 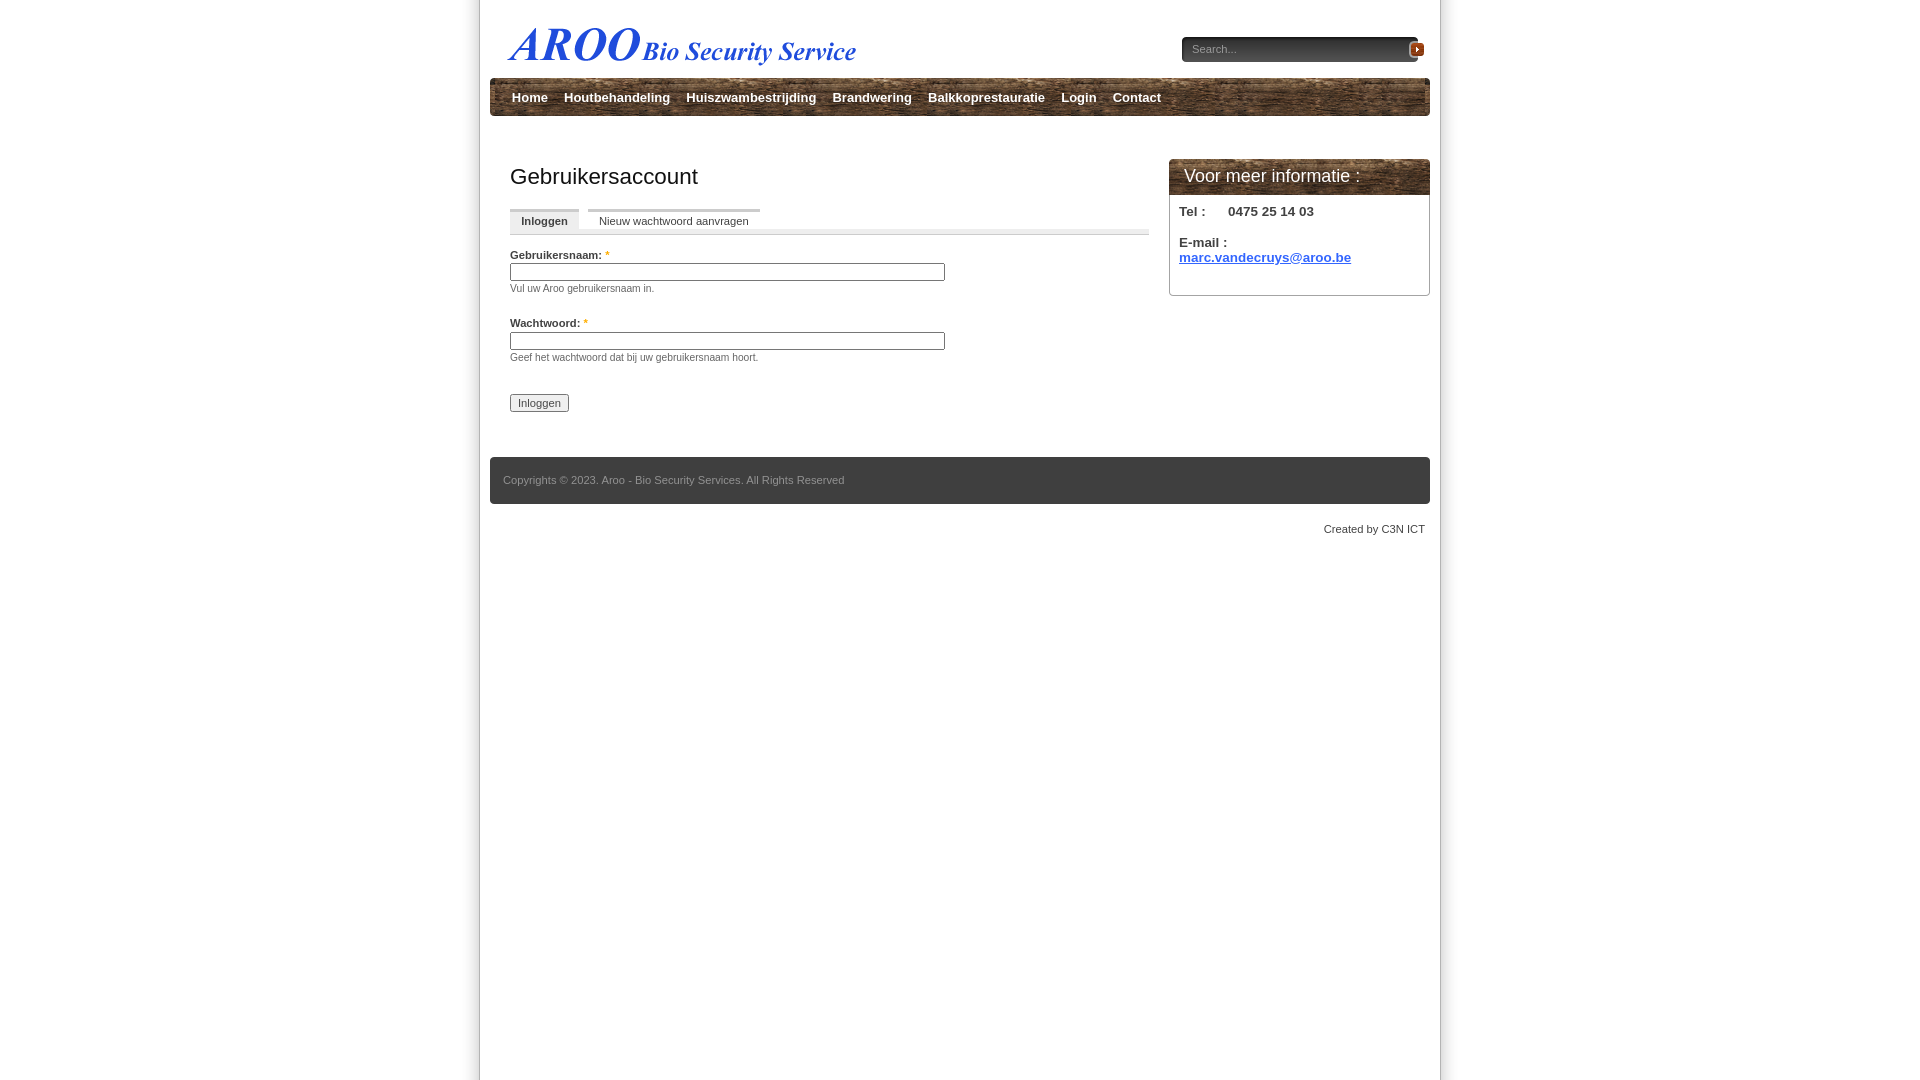 What do you see at coordinates (1137, 97) in the screenshot?
I see `'Contact'` at bounding box center [1137, 97].